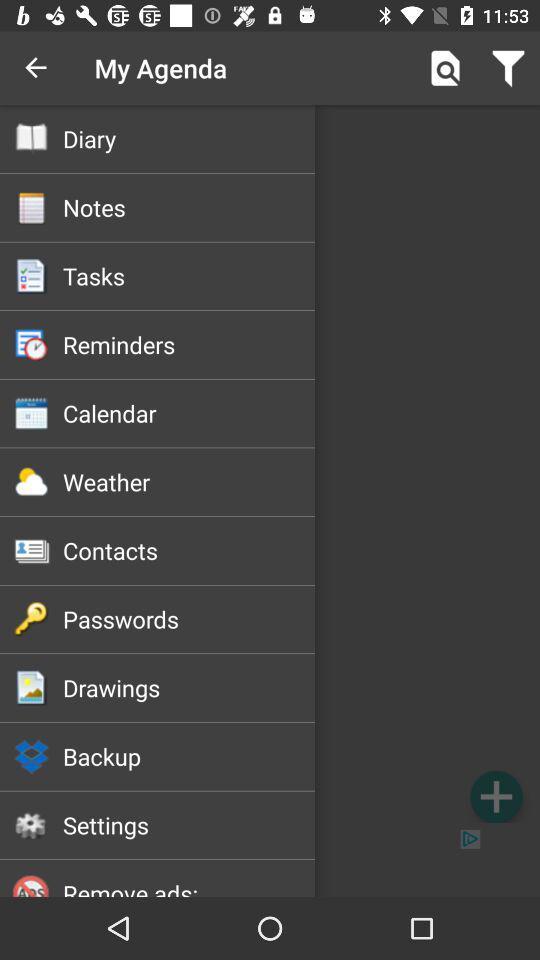 The width and height of the screenshot is (540, 960). I want to click on item below the notes icon, so click(189, 275).